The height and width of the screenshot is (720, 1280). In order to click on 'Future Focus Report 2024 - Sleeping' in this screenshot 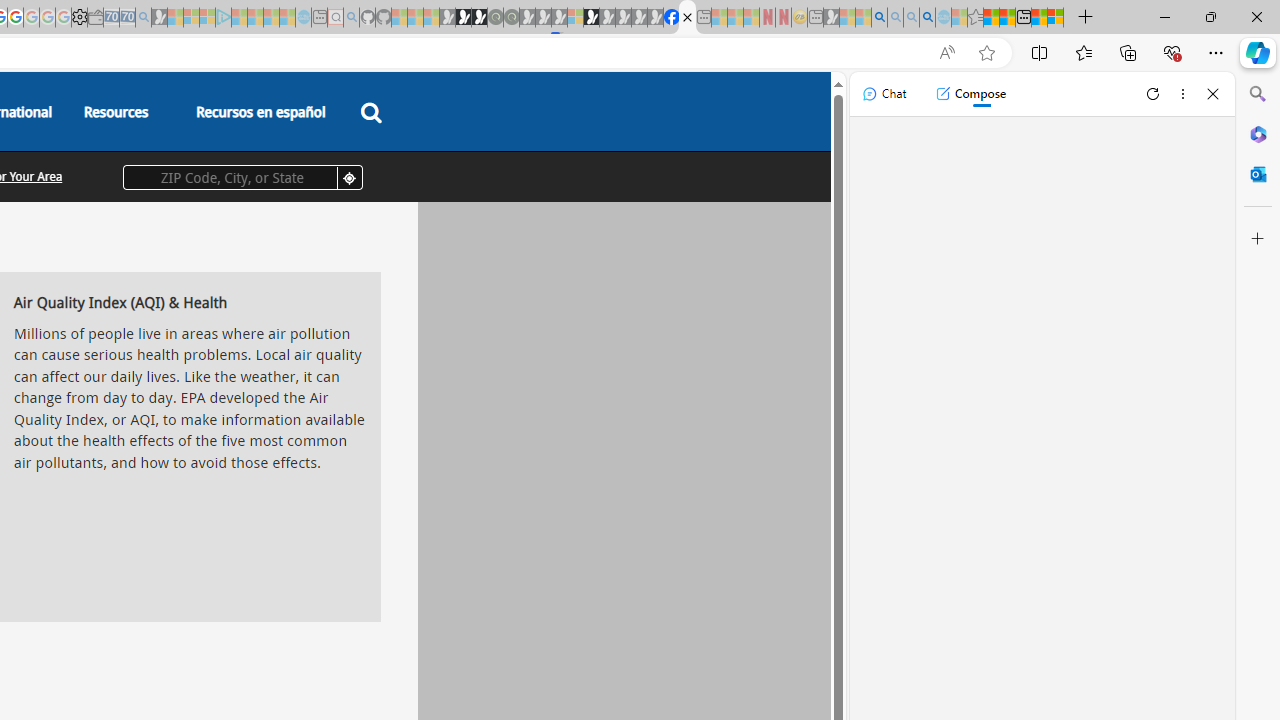, I will do `click(511, 17)`.